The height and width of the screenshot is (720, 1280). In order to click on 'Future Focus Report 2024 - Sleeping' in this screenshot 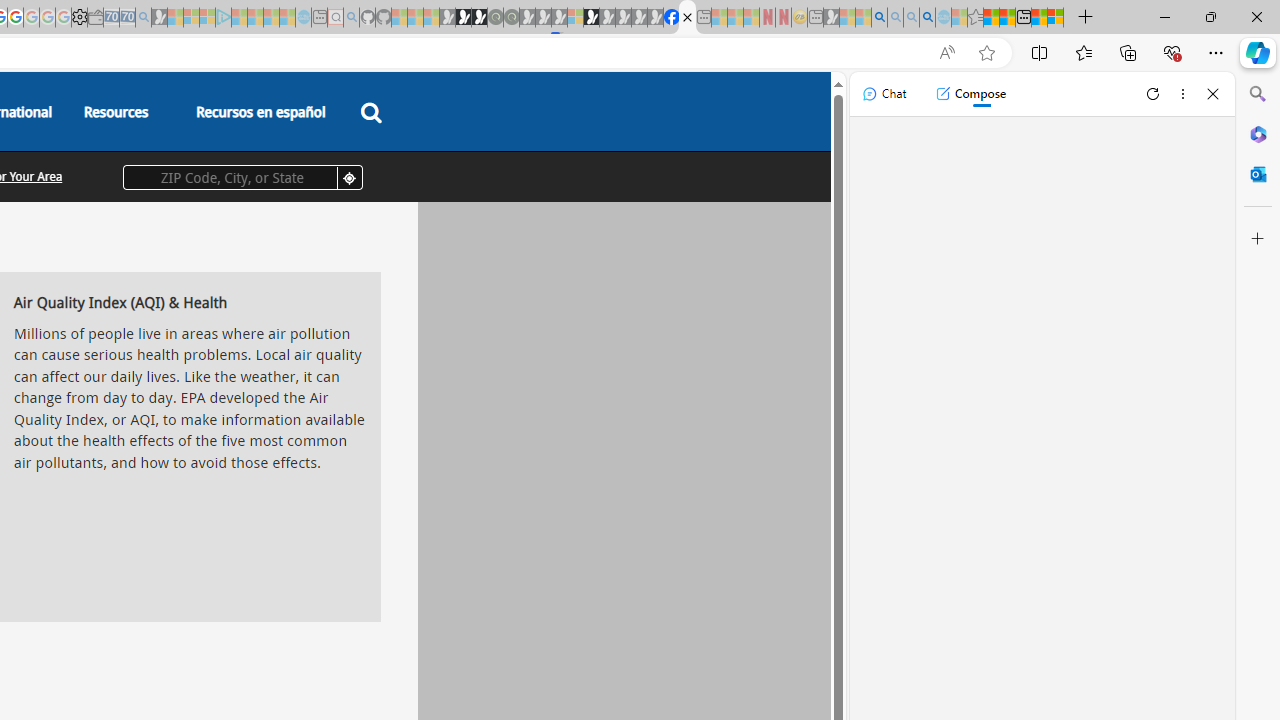, I will do `click(511, 17)`.